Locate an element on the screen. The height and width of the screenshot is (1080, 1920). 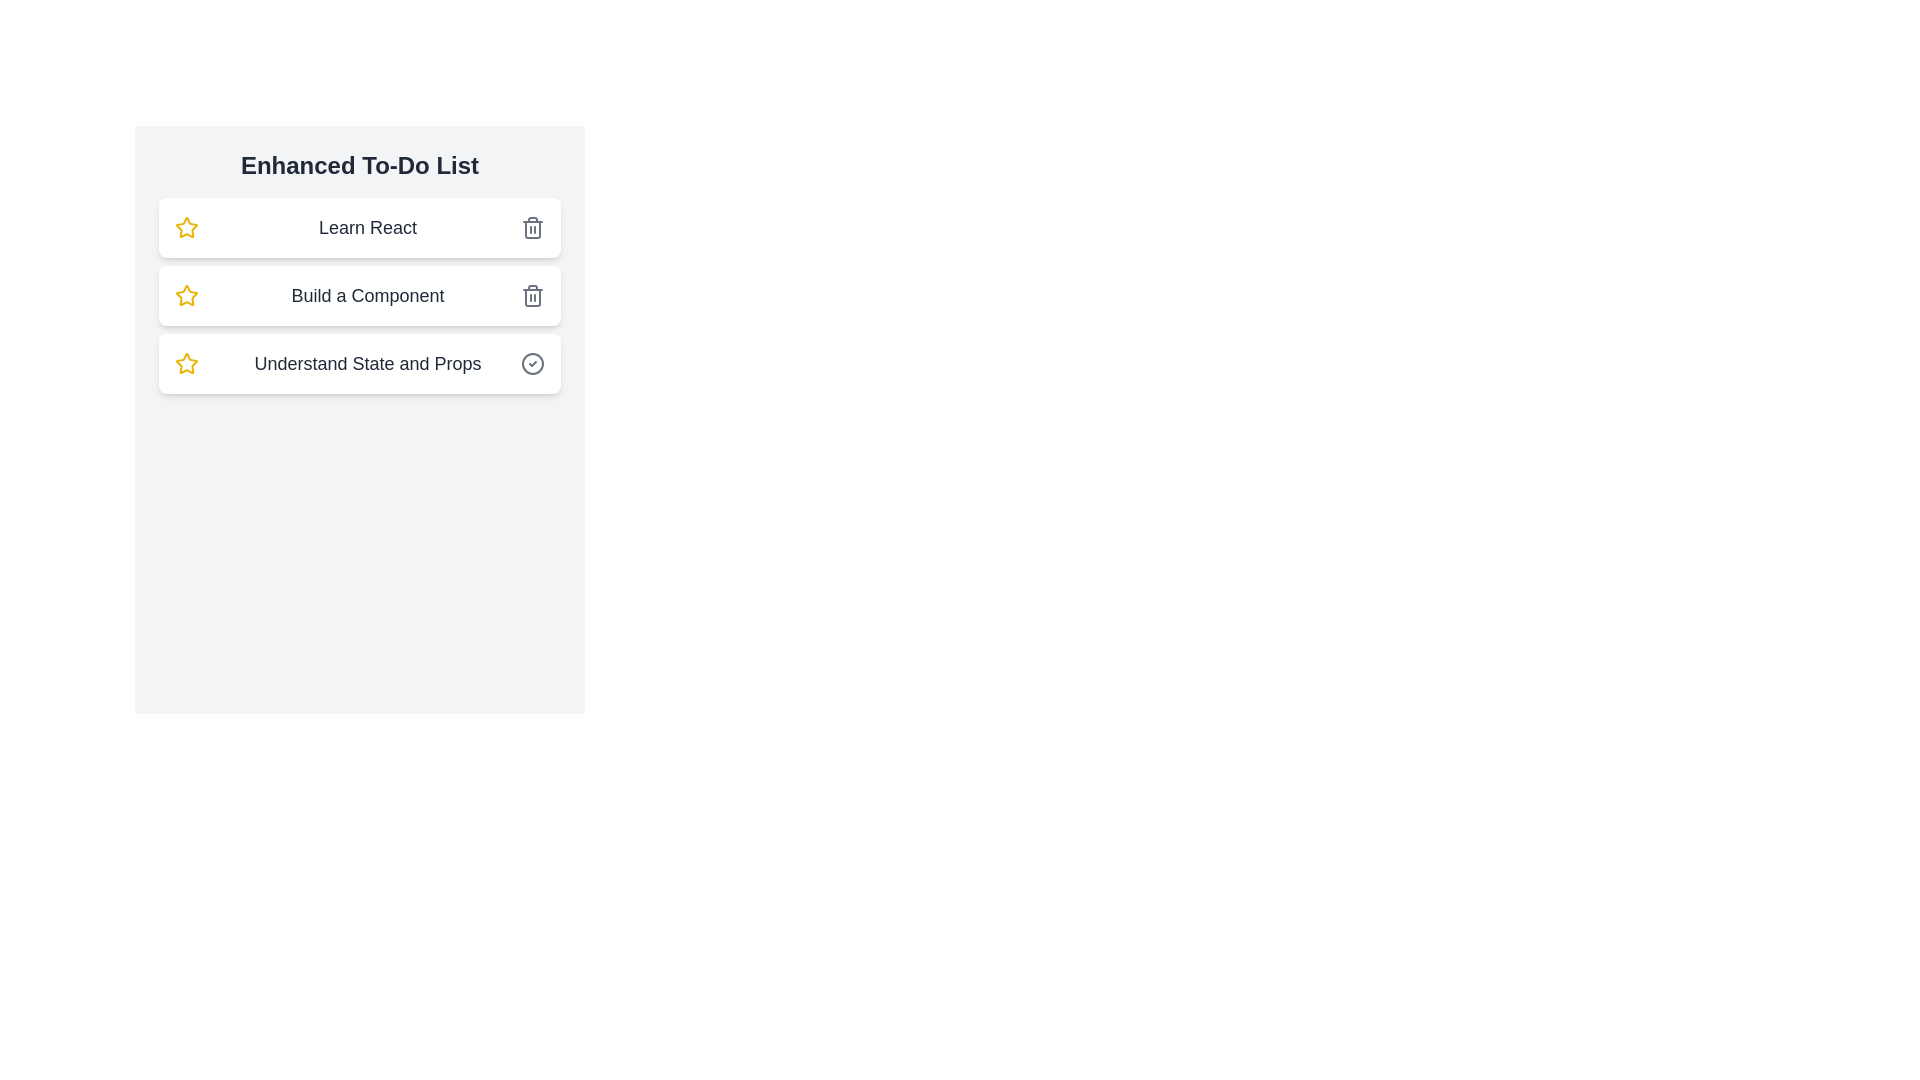
the interactive confirmation icon located on the far right side of the card labeled 'Understand State and Props' in the third row of the list is located at coordinates (532, 363).